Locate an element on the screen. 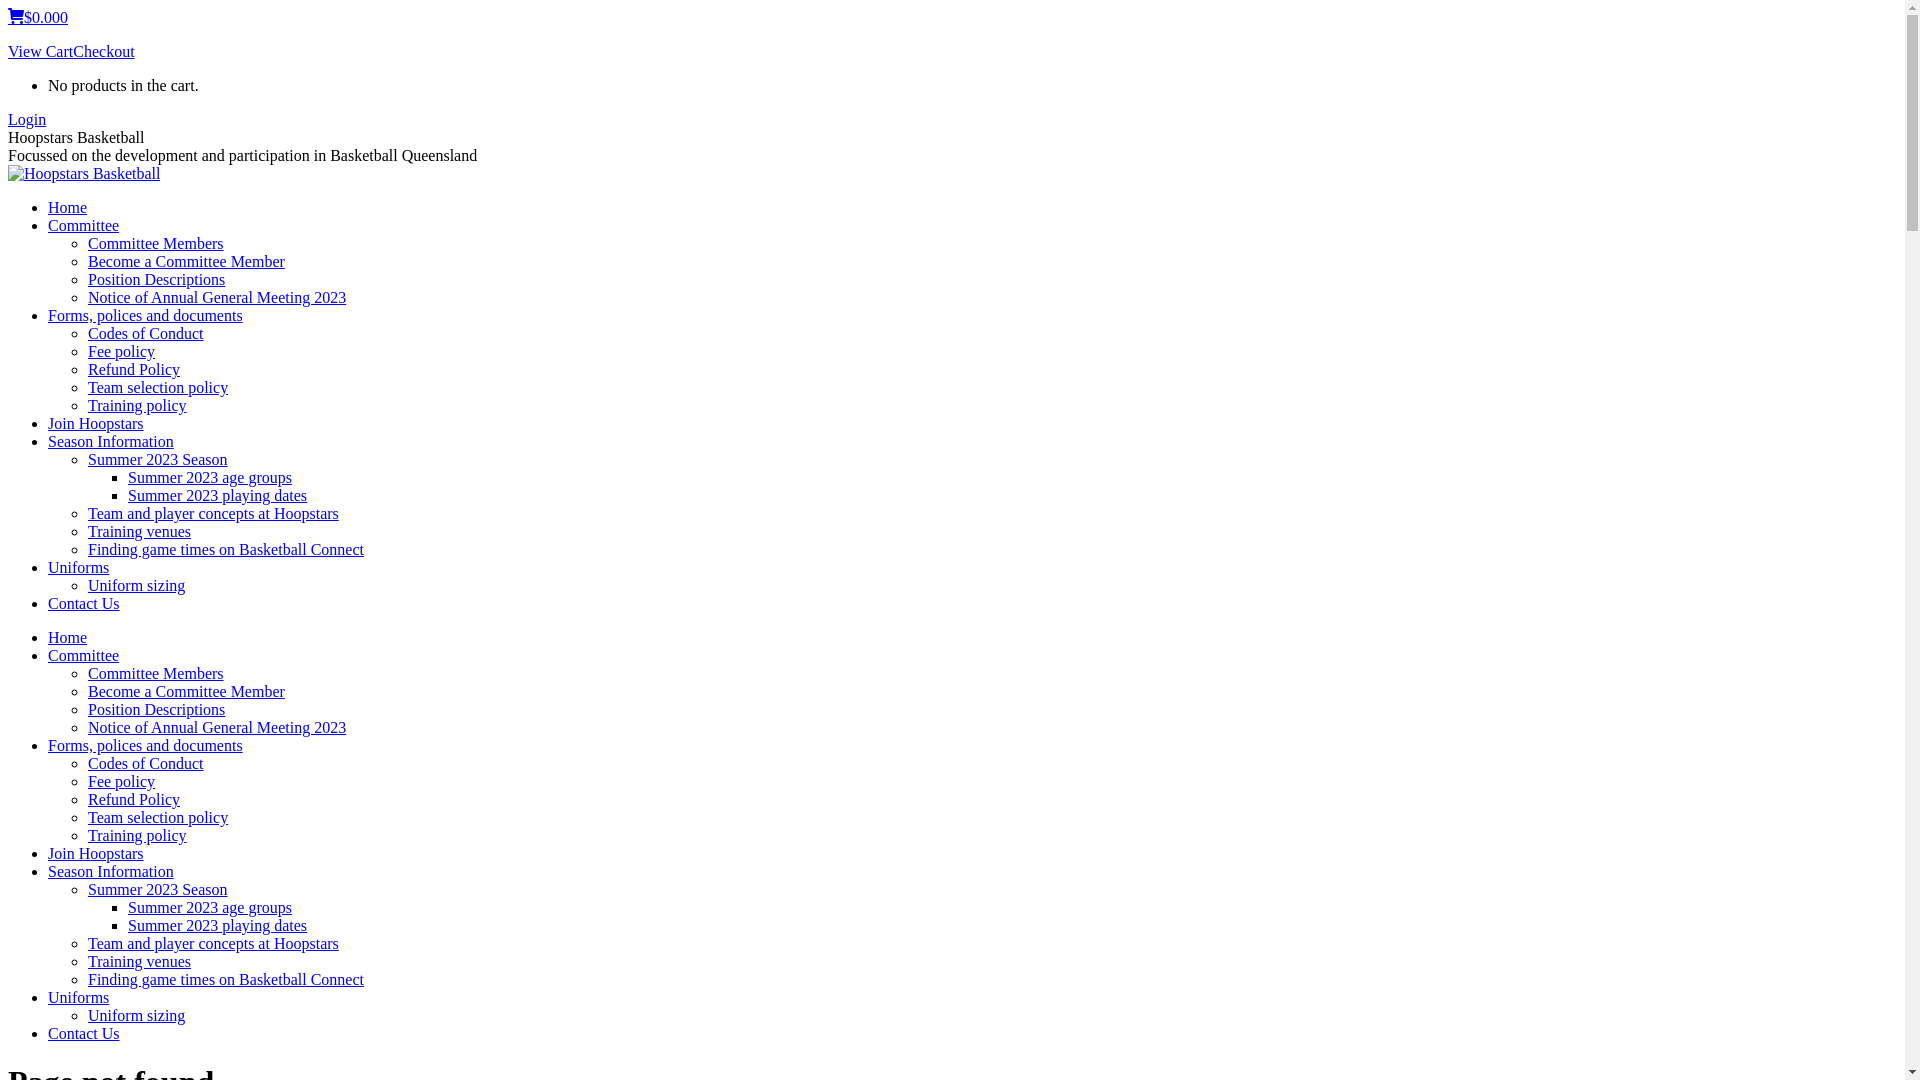 The image size is (1920, 1080). 'Summer 2023 age groups' is located at coordinates (210, 477).